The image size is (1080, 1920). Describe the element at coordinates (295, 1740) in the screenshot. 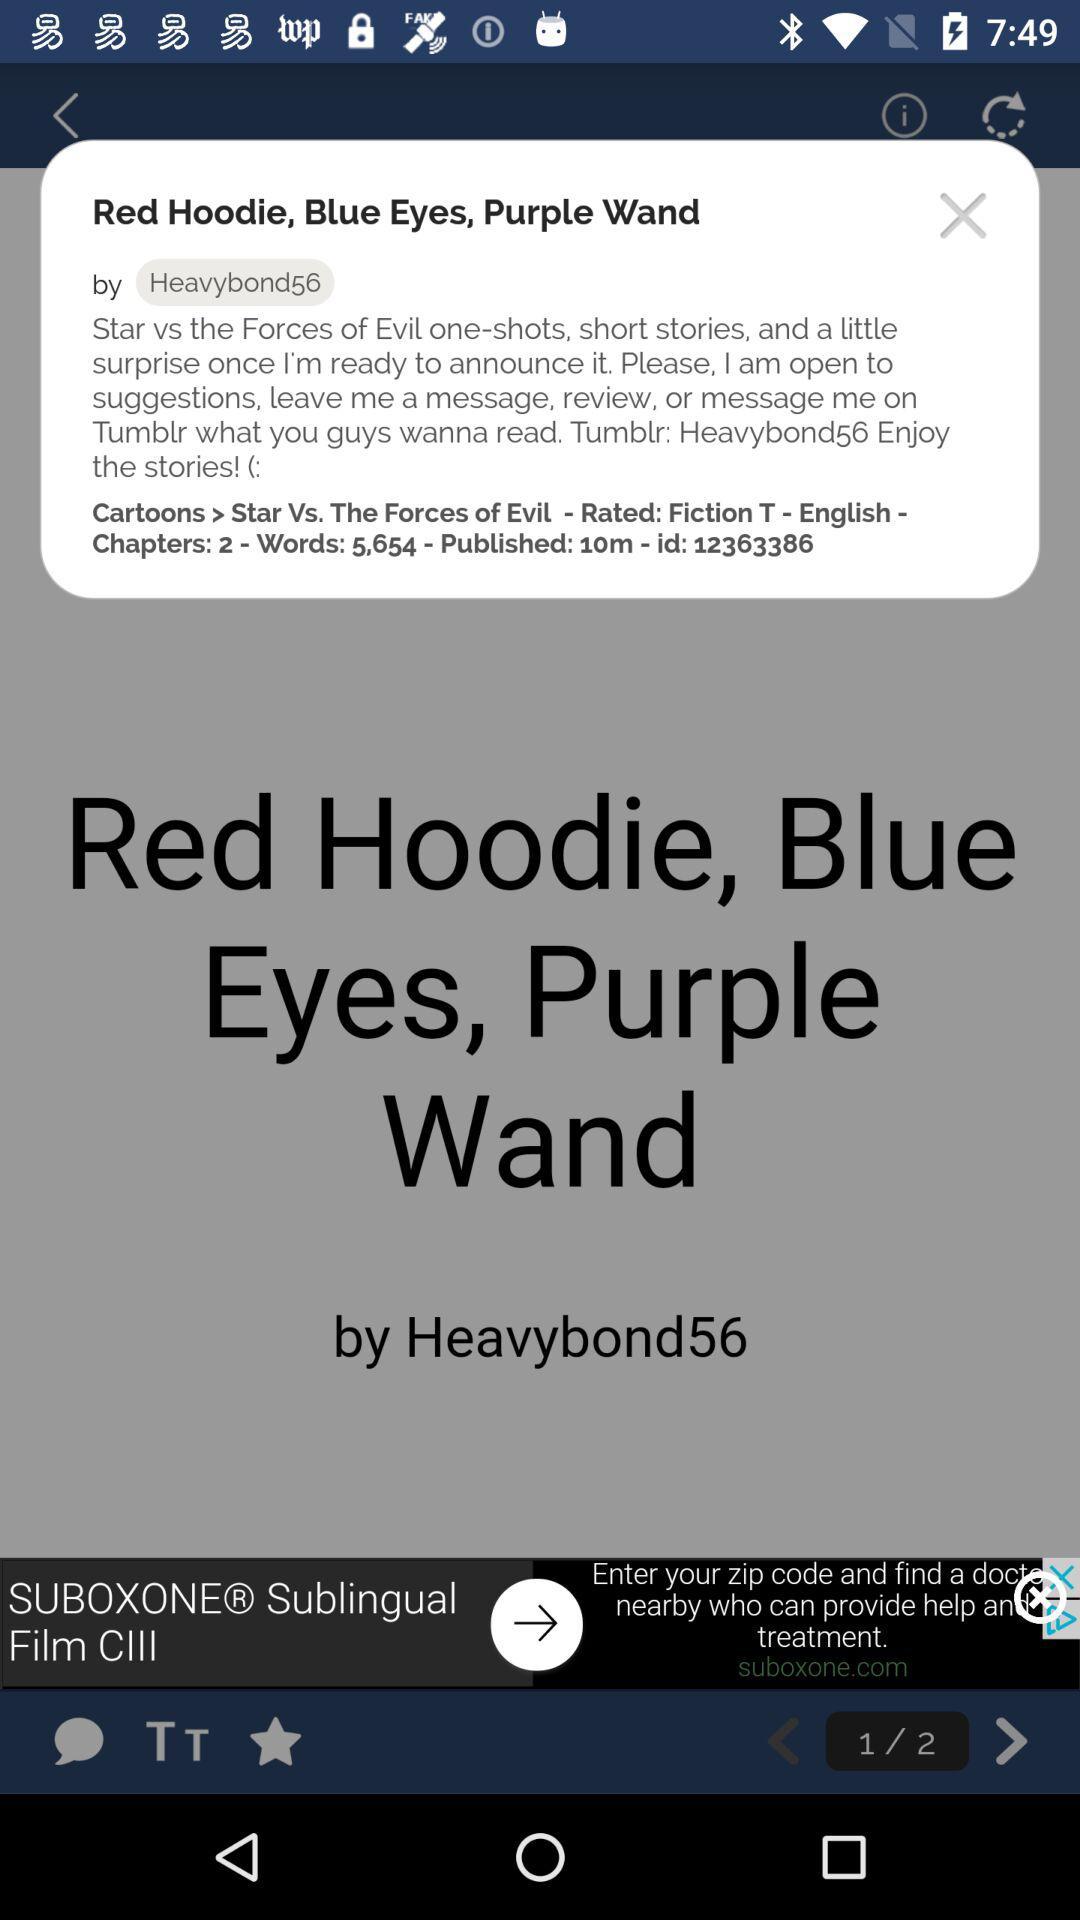

I see `this page to your favourites` at that location.